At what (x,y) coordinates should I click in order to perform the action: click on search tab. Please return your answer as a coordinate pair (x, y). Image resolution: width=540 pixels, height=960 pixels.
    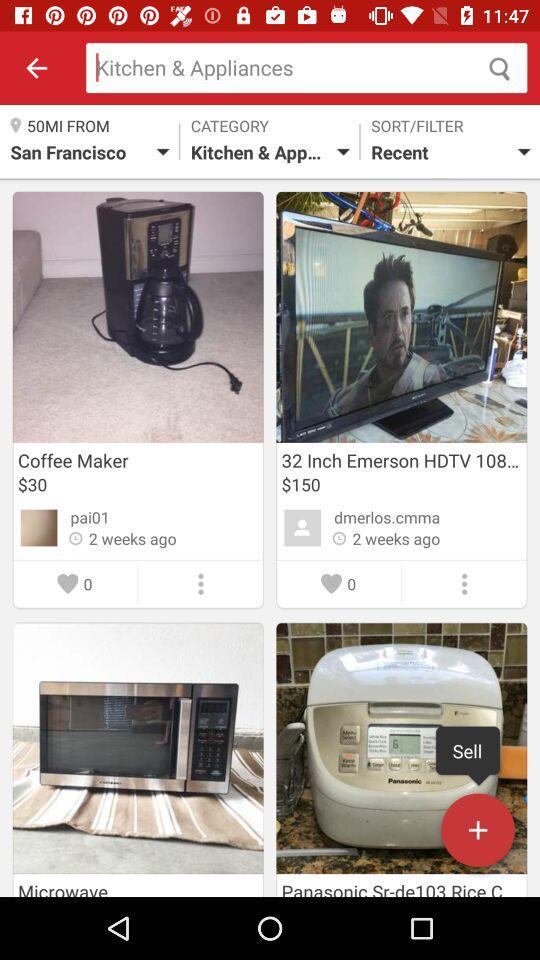
    Looking at the image, I should click on (306, 68).